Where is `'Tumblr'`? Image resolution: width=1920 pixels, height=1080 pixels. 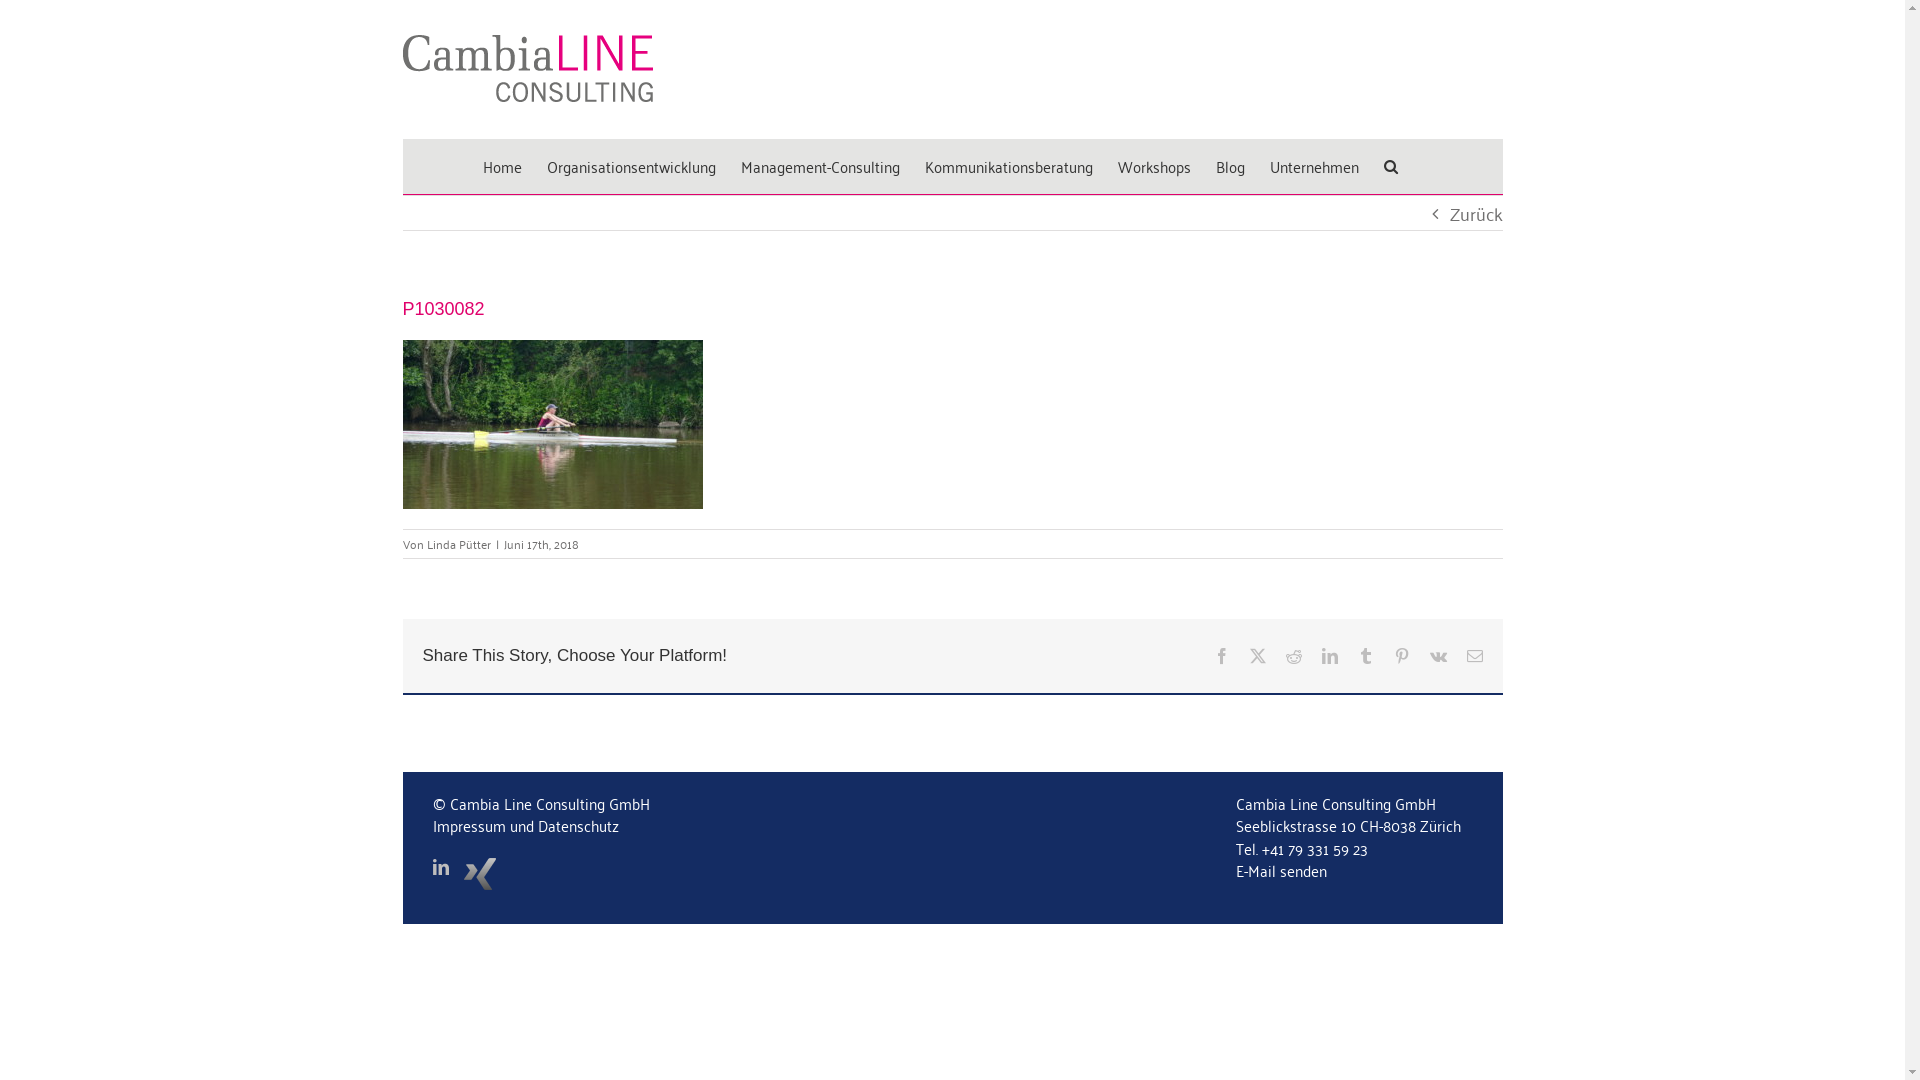 'Tumblr' is located at coordinates (1365, 655).